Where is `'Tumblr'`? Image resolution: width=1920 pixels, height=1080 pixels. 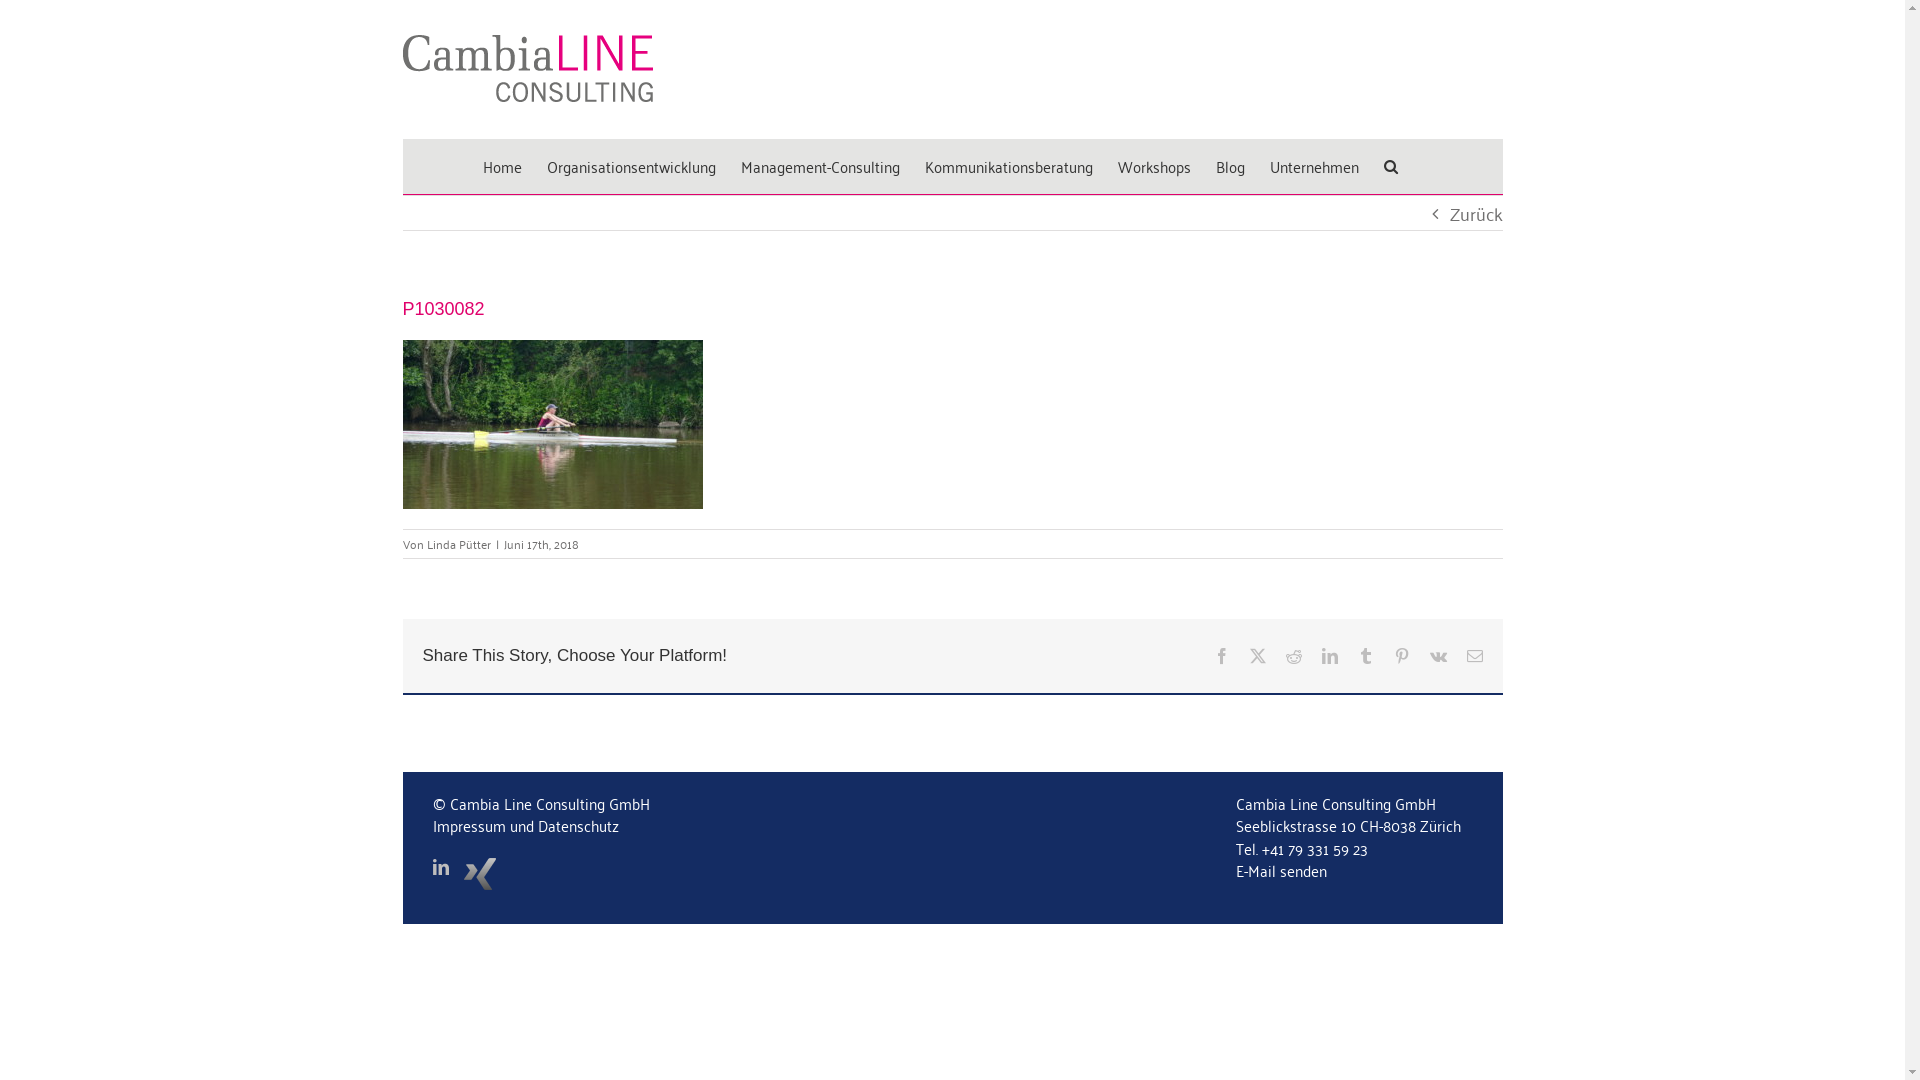 'Tumblr' is located at coordinates (1365, 655).